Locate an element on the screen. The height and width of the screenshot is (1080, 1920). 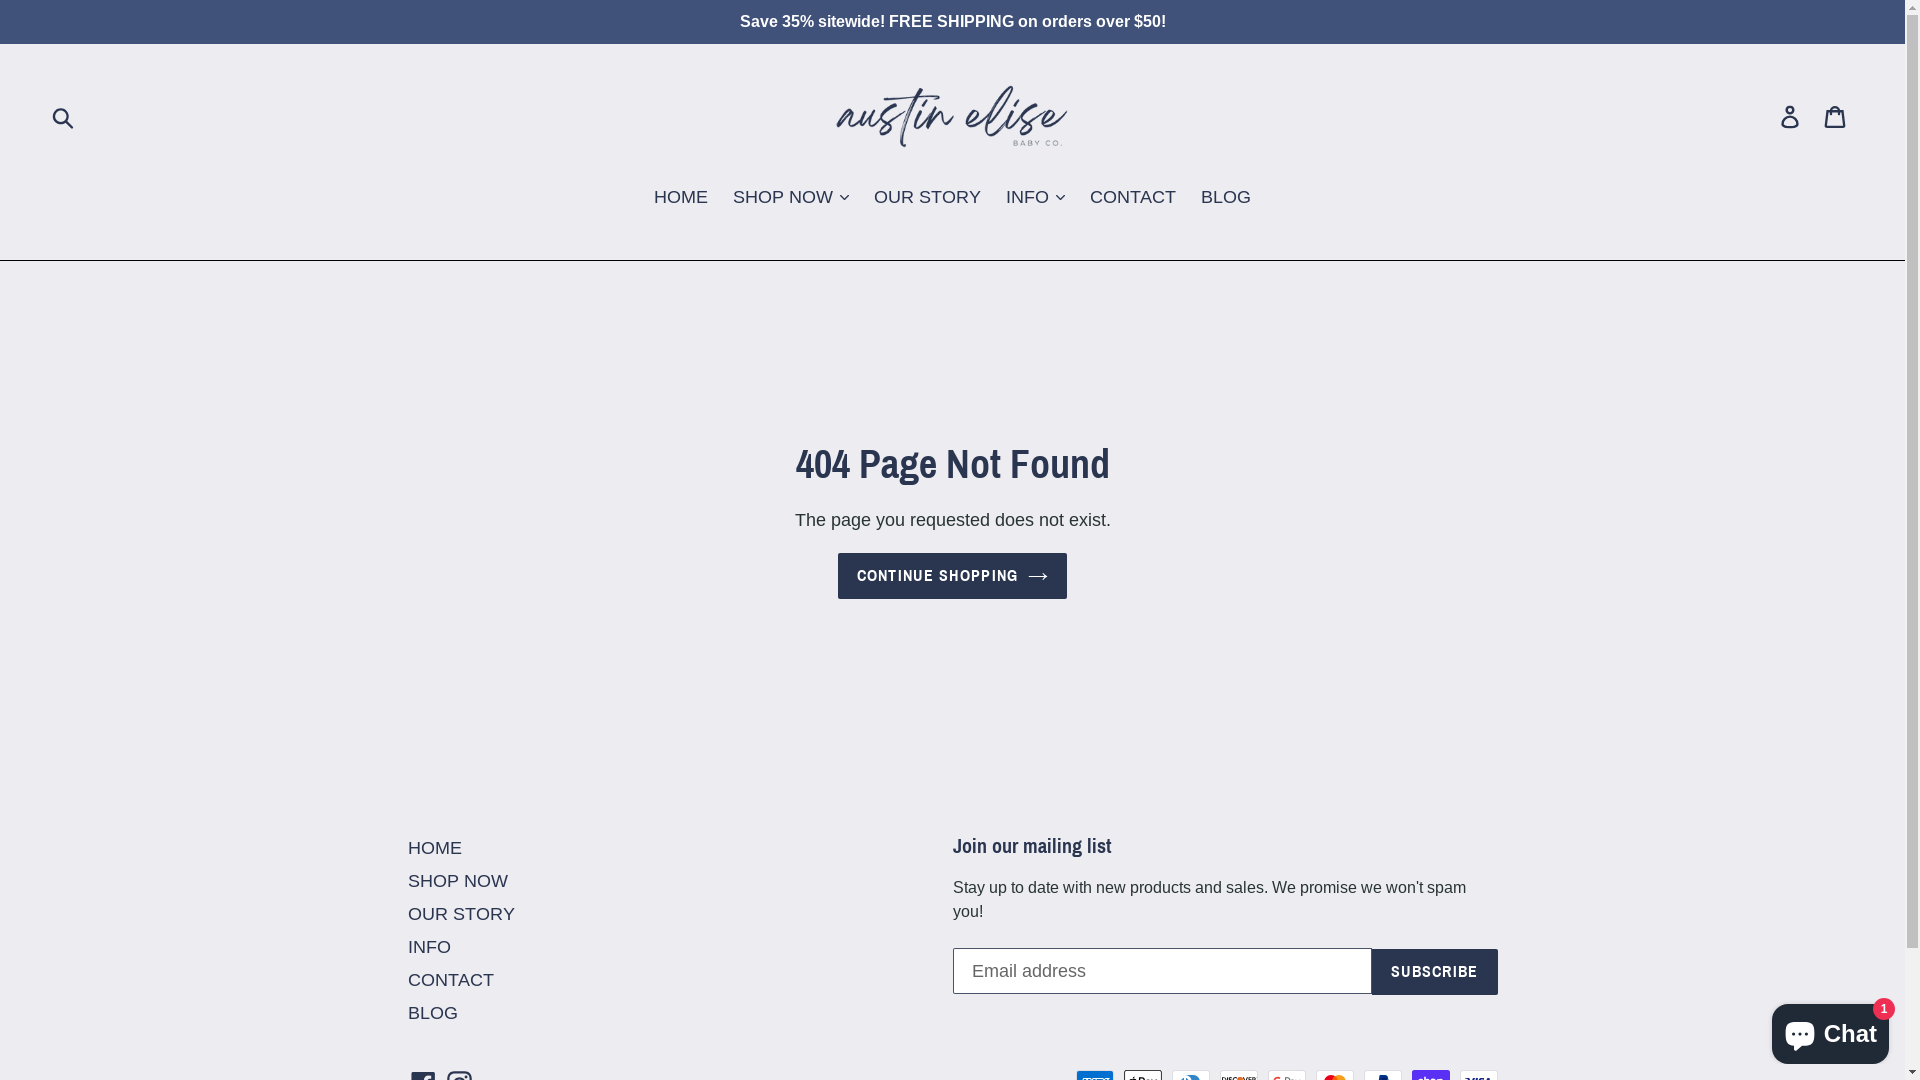
'HOME' is located at coordinates (434, 847).